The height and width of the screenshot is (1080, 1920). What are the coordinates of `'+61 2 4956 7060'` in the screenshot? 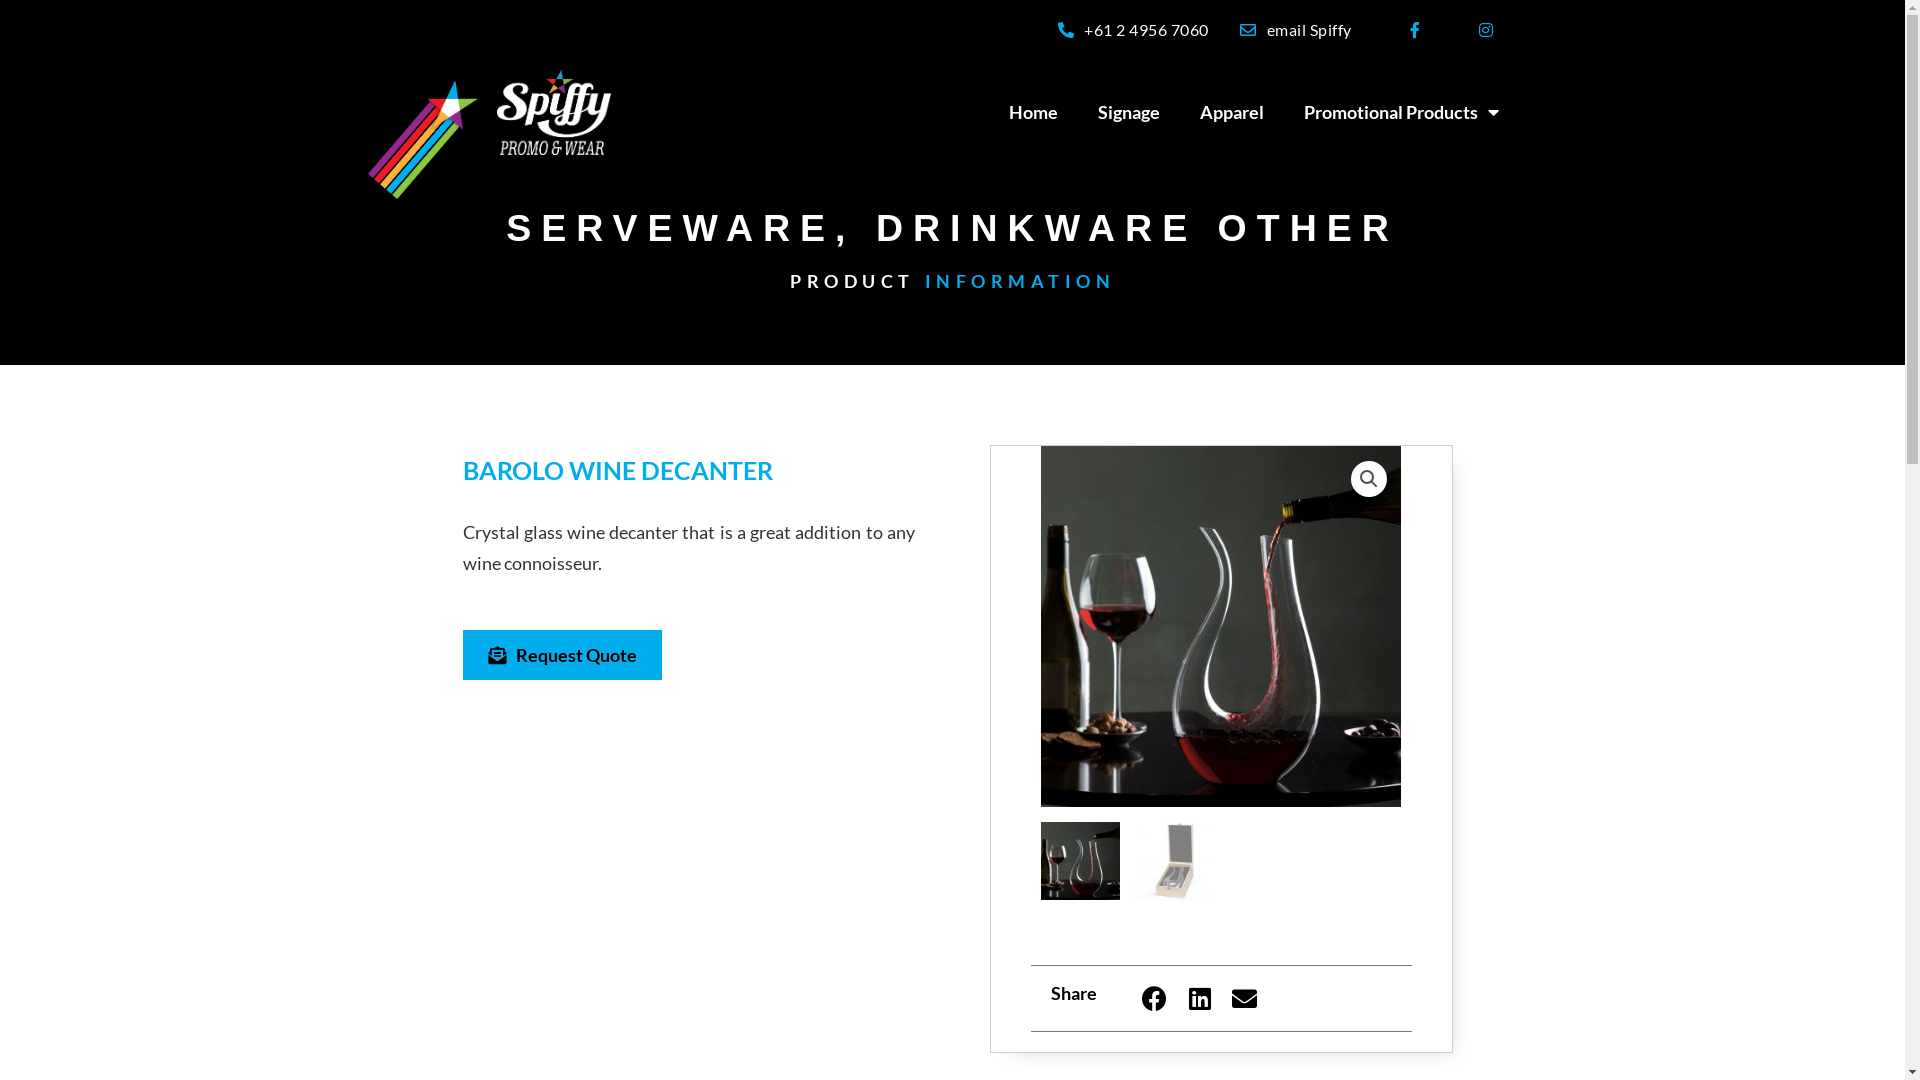 It's located at (1131, 29).